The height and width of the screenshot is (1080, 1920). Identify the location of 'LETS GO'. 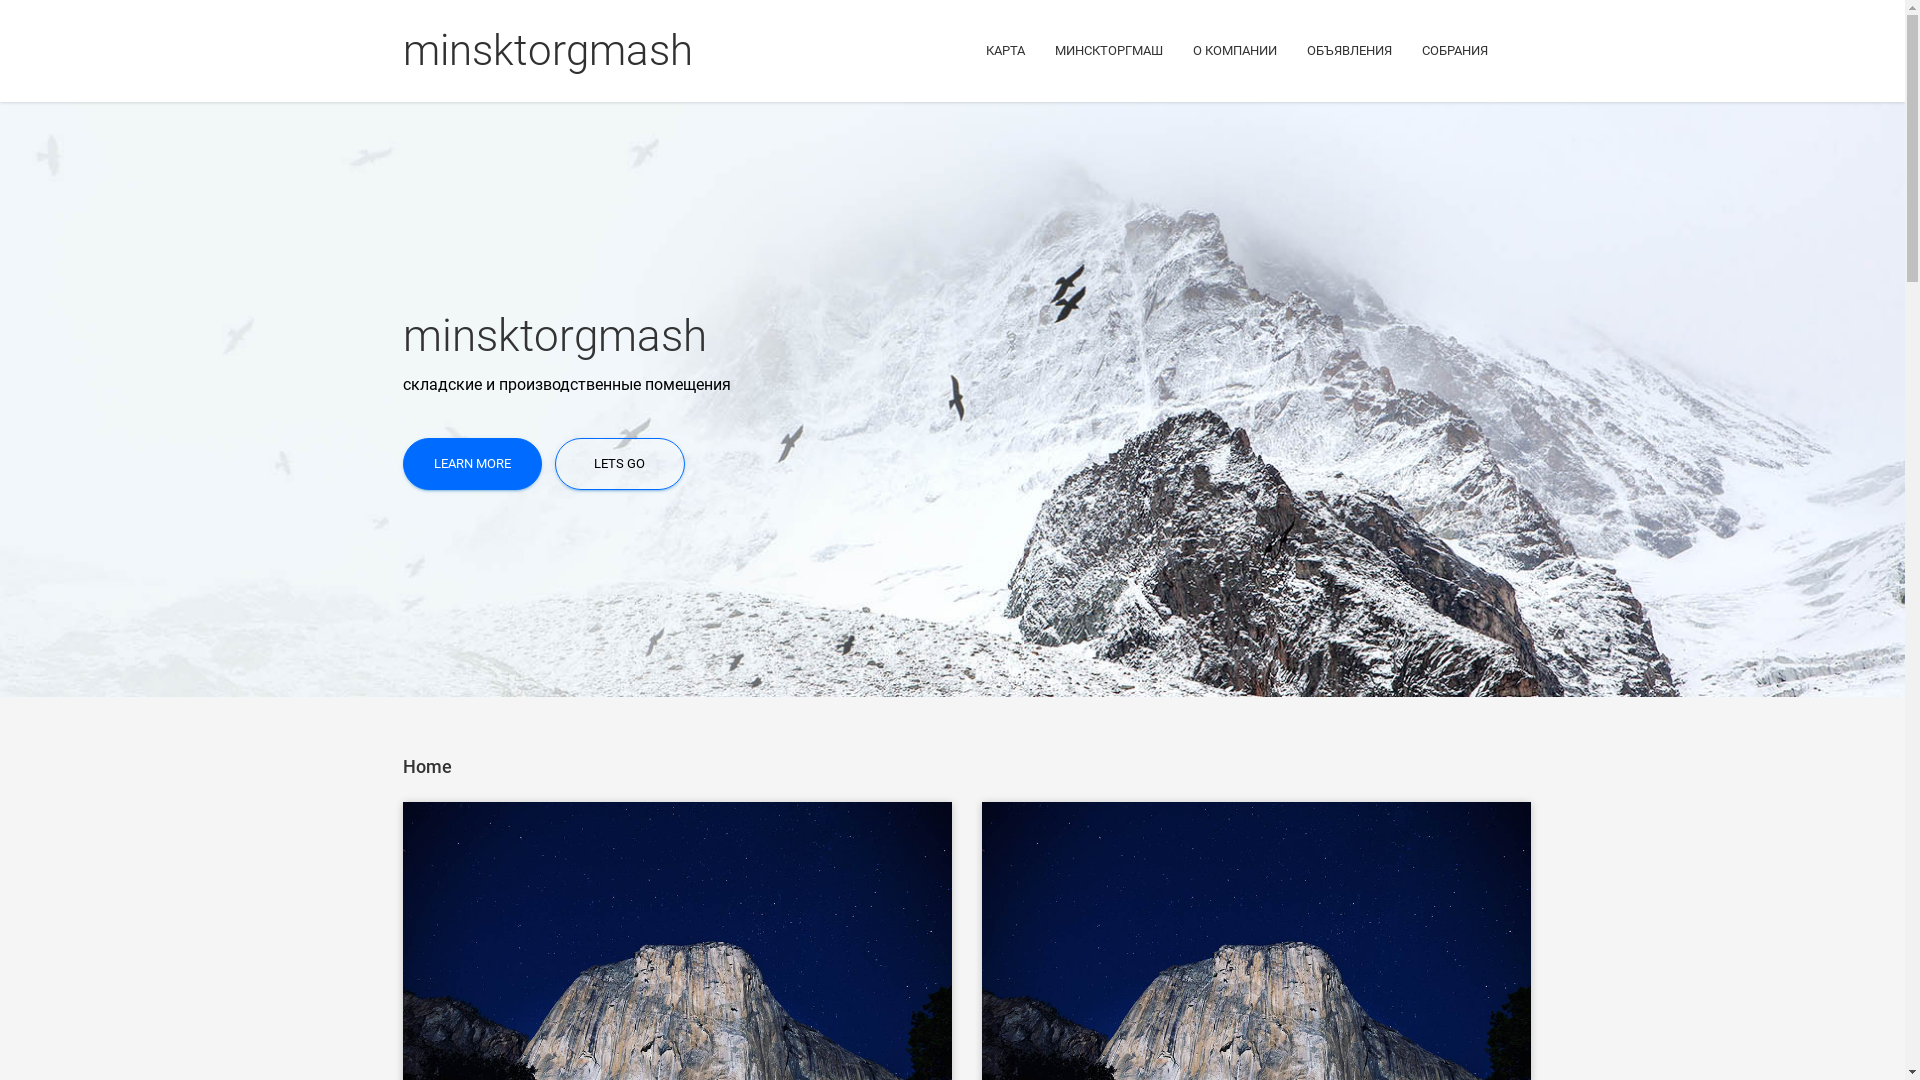
(618, 463).